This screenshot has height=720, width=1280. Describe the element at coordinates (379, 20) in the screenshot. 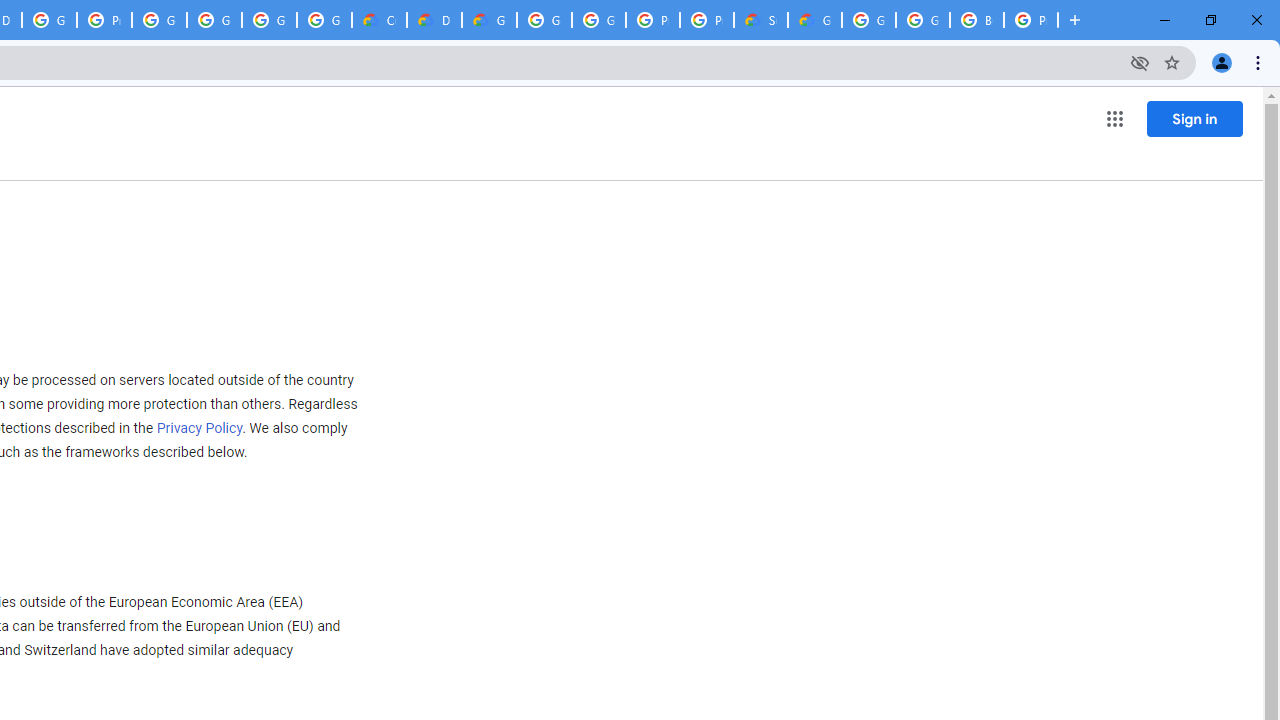

I see `'Customer Care | Google Cloud'` at that location.